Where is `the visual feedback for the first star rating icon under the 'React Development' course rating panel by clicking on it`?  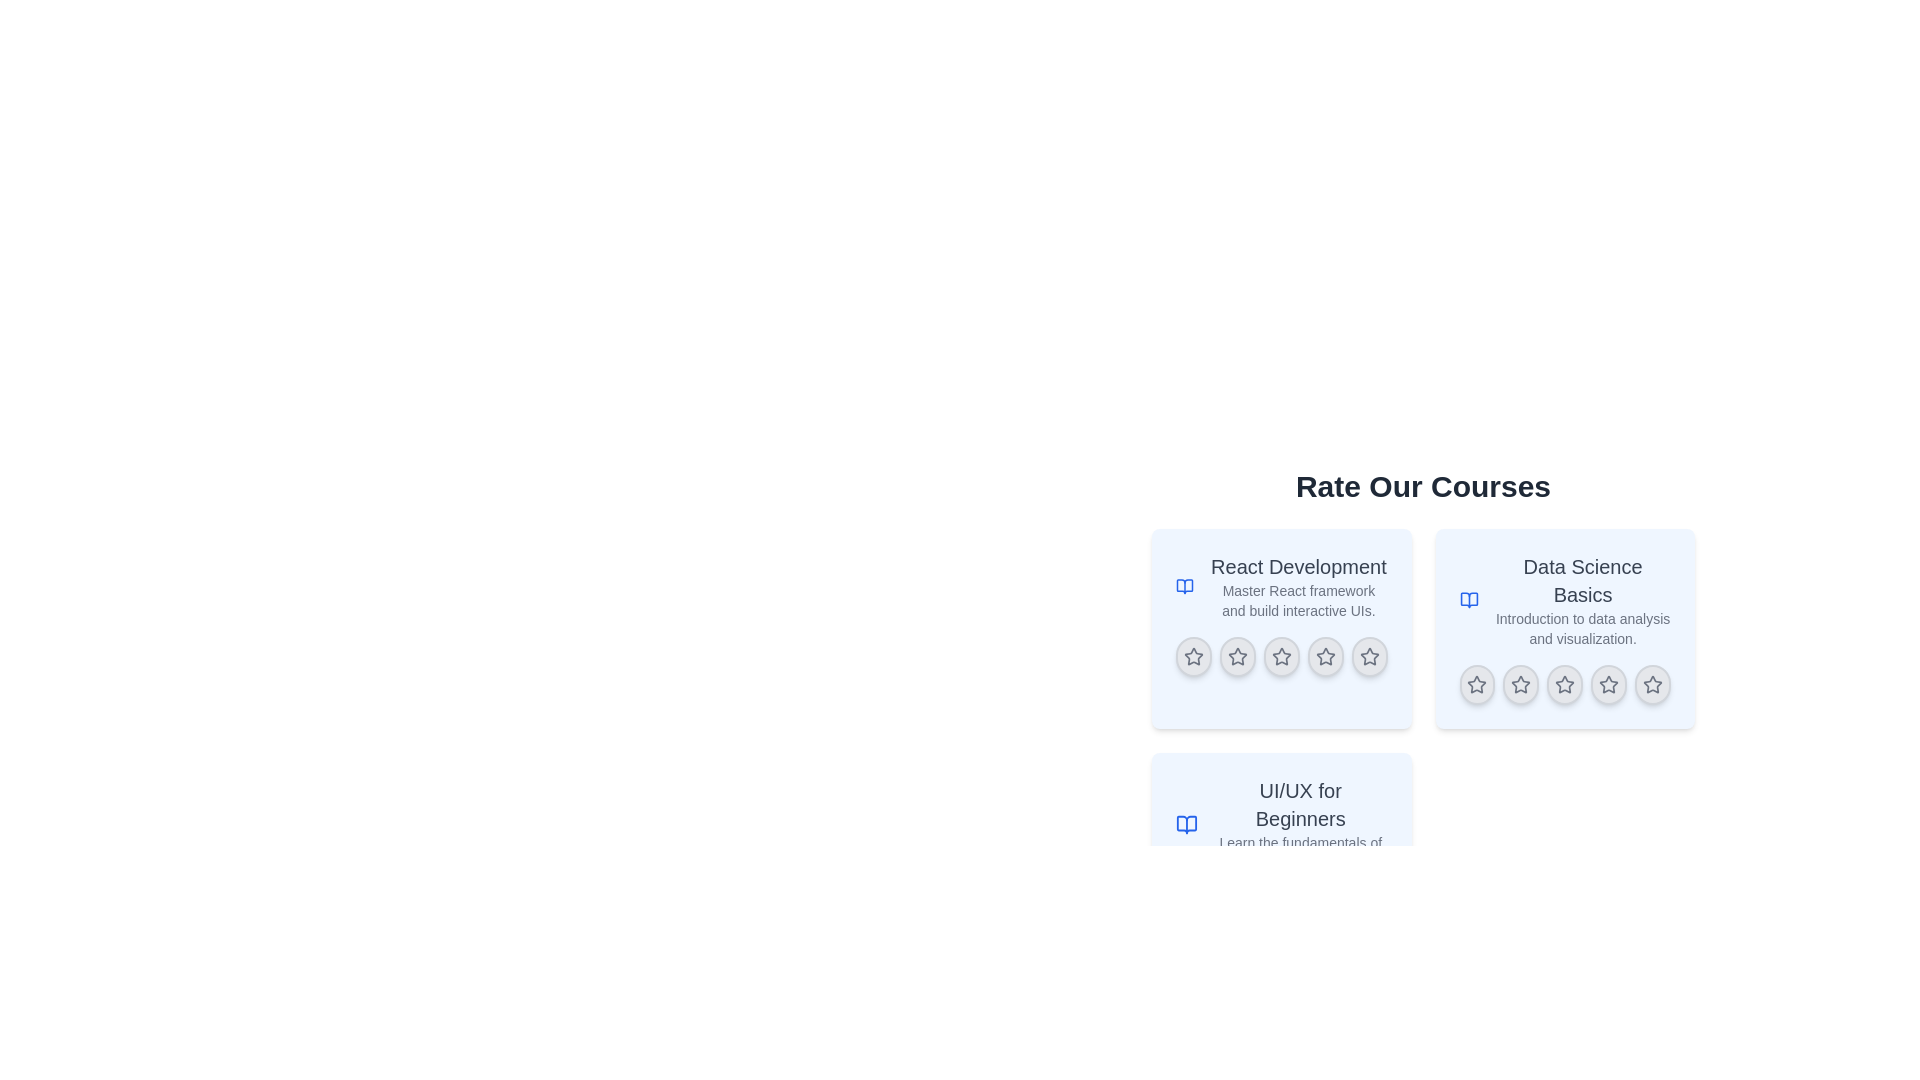 the visual feedback for the first star rating icon under the 'React Development' course rating panel by clicking on it is located at coordinates (1193, 656).